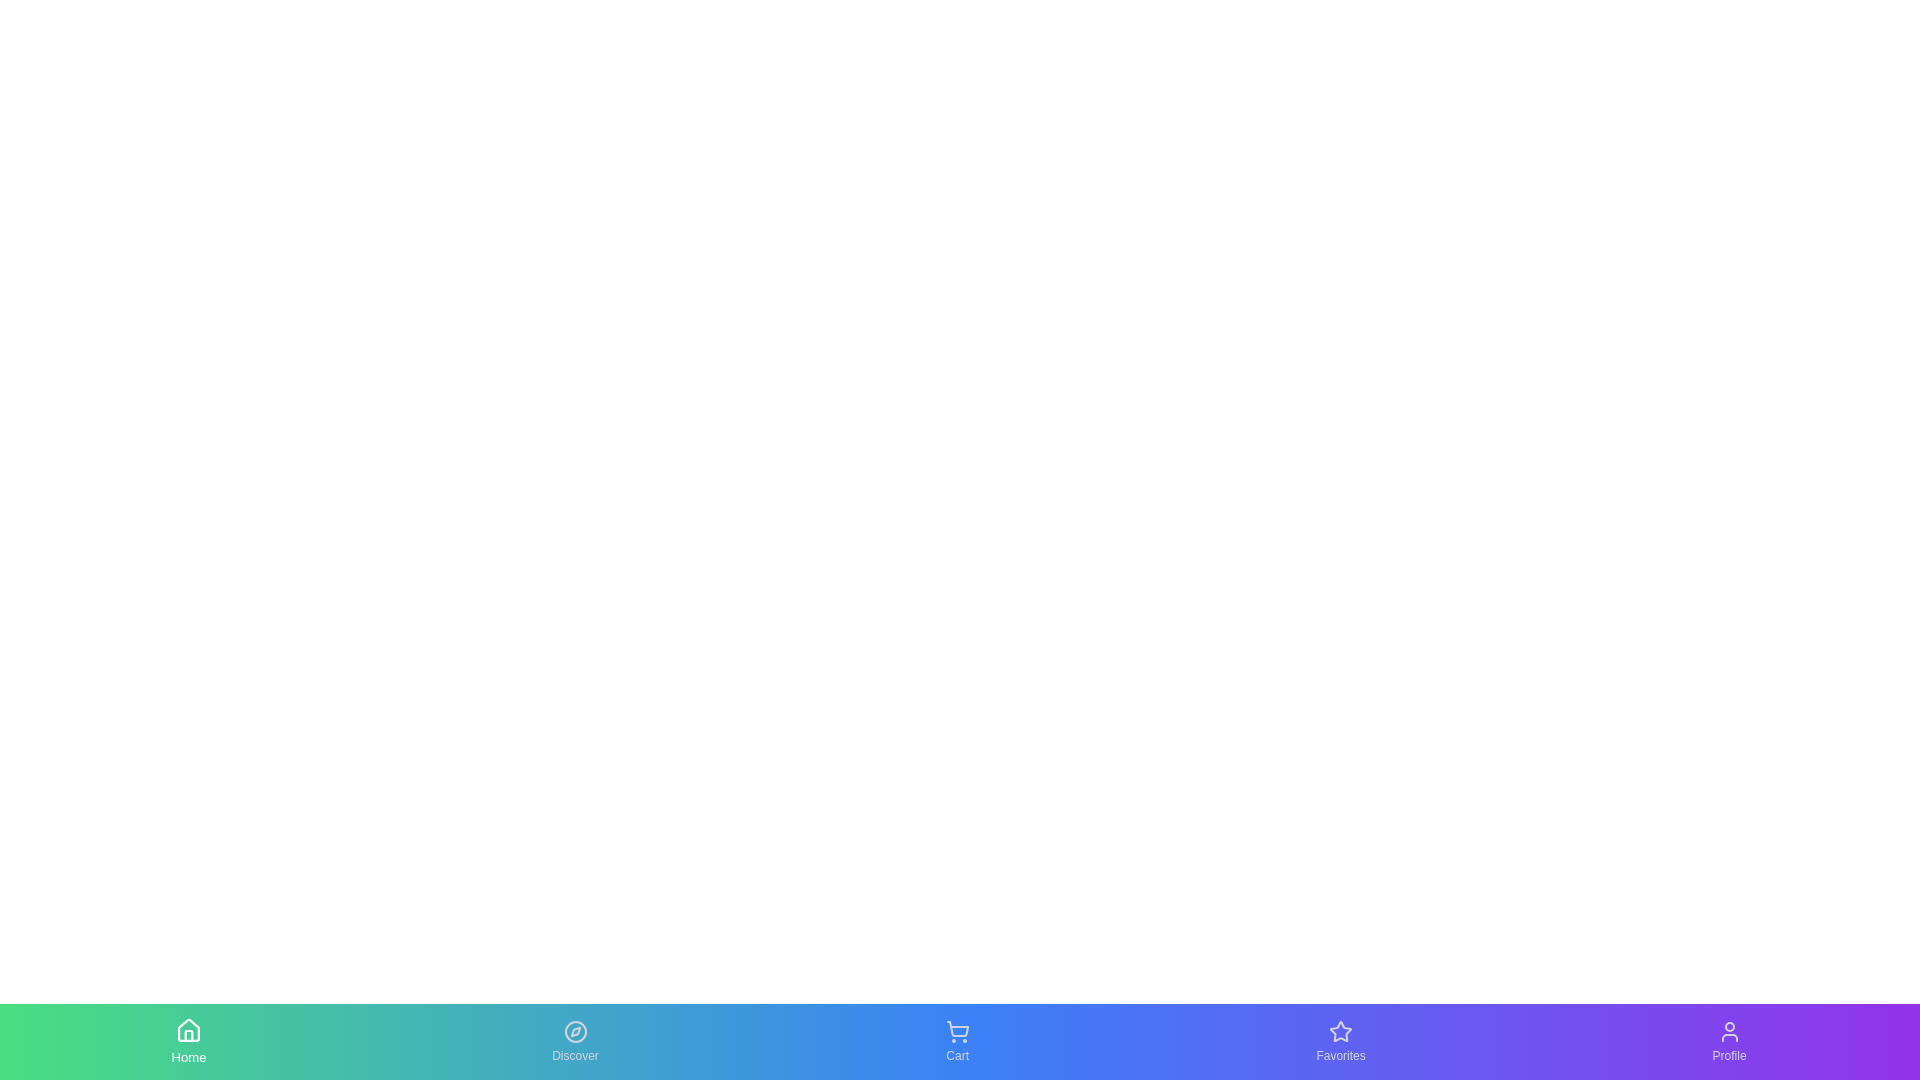 The height and width of the screenshot is (1080, 1920). What do you see at coordinates (955, 1040) in the screenshot?
I see `the Cart tab by clicking on its icon or label` at bounding box center [955, 1040].